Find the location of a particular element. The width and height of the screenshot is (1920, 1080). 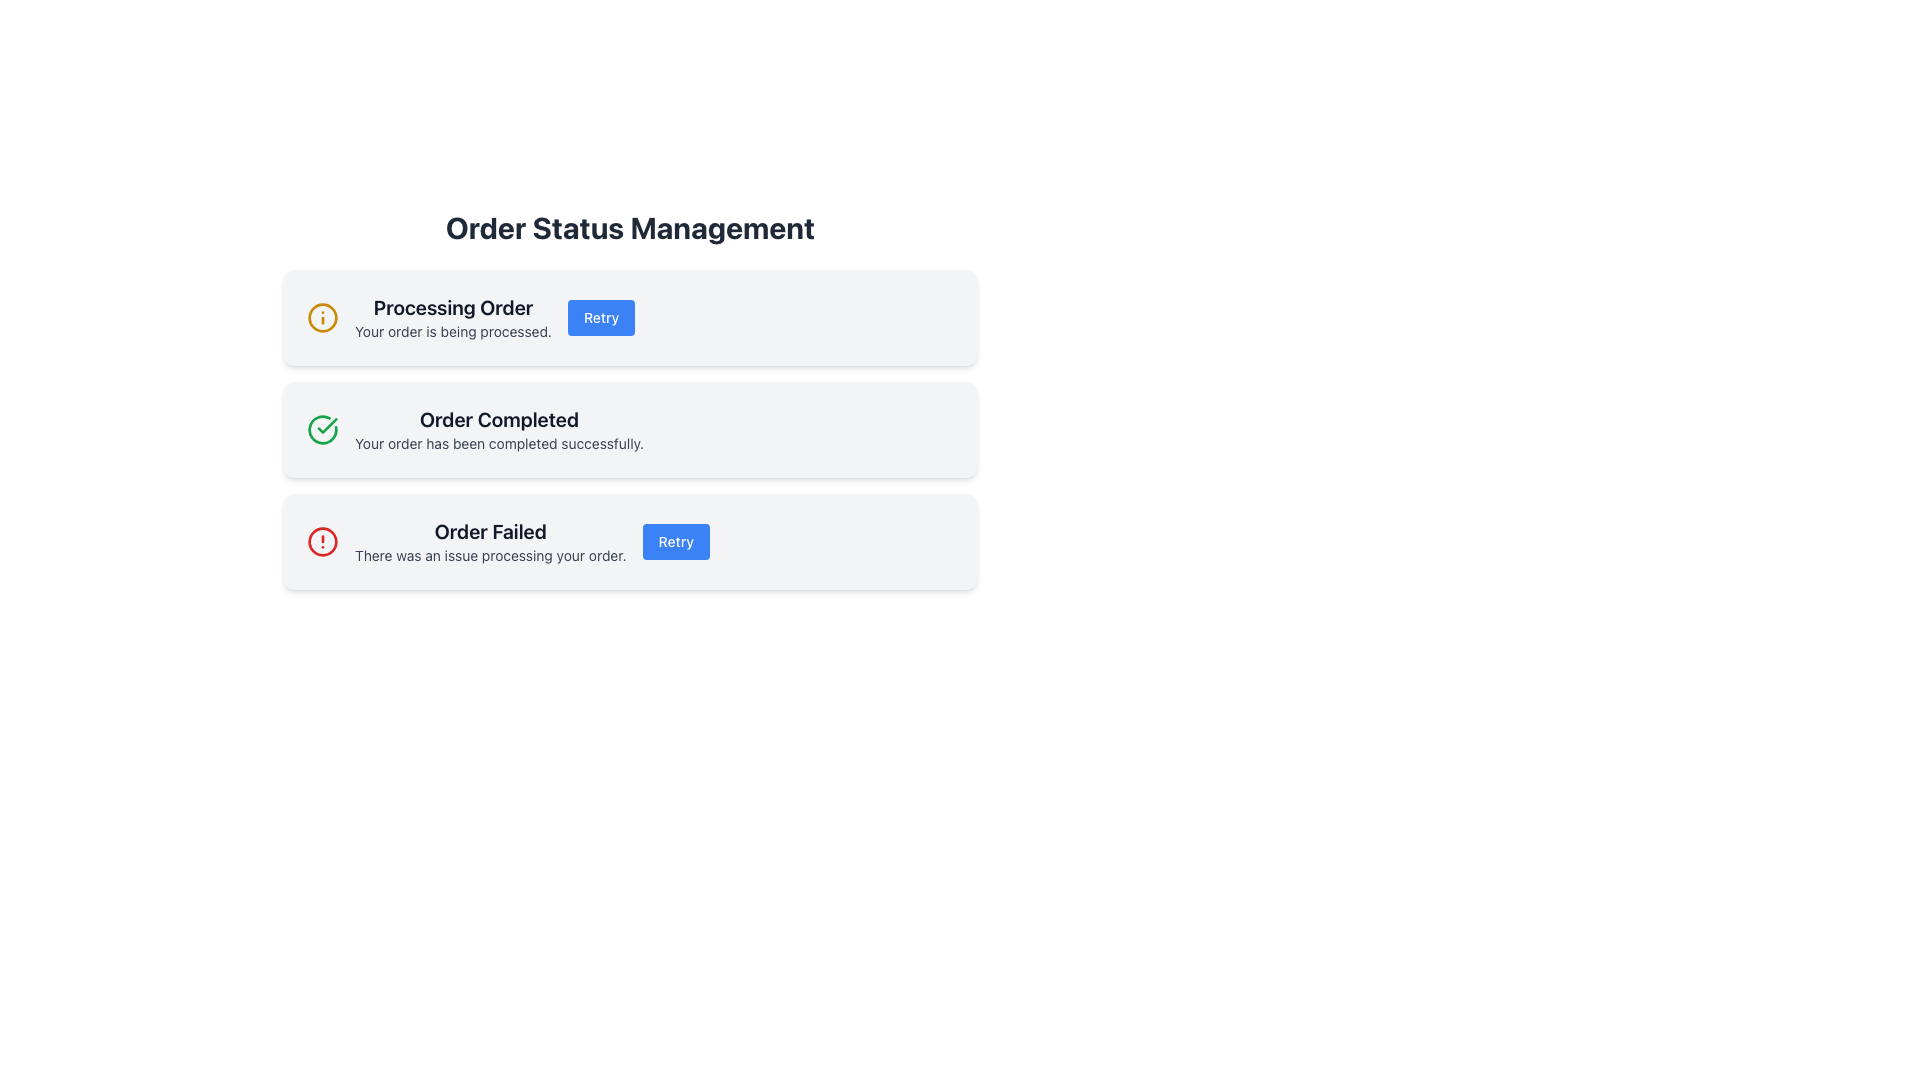

error message displayed in the static text located at the bottom of the 'Order Failed' notification box, which is aligned to the left and positioned directly under the 'Order Failed' header is located at coordinates (490, 555).